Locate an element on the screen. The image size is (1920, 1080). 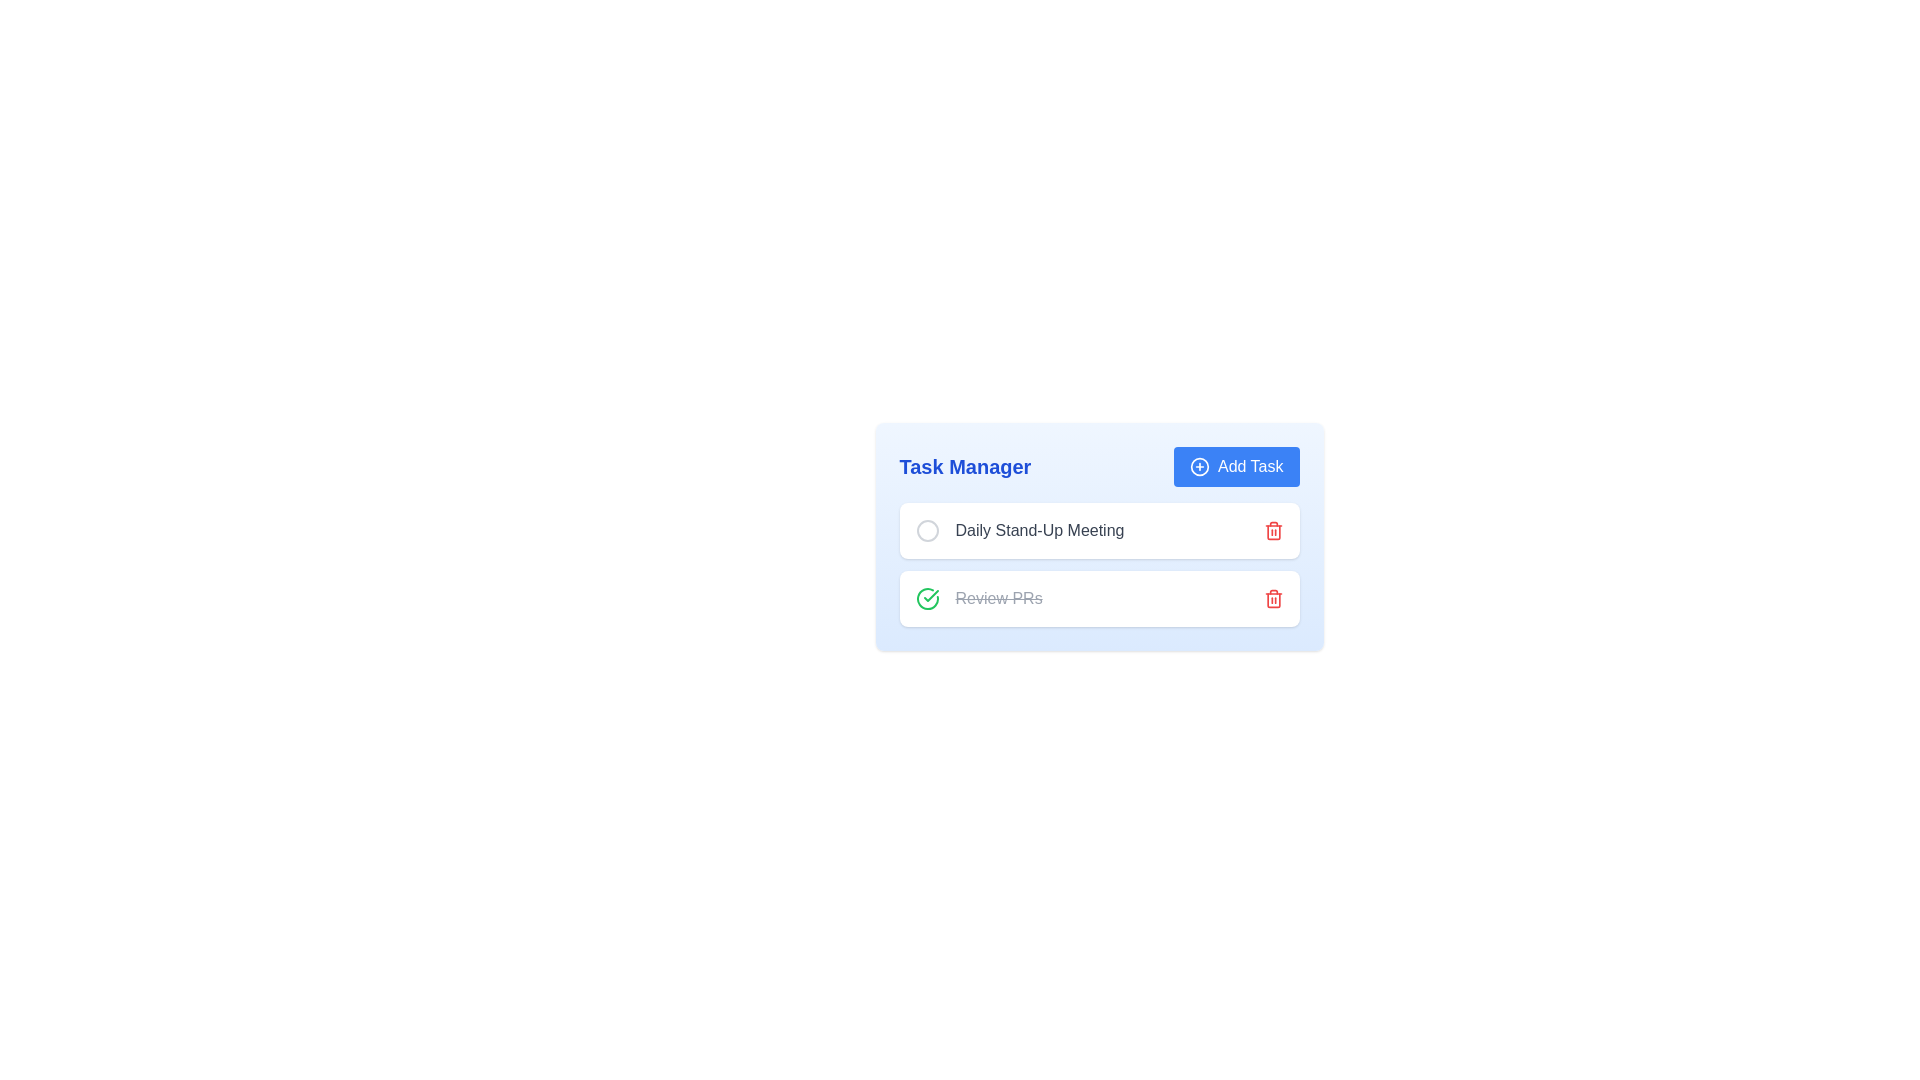
the static text label that indicates the title or description of the first task entry in the task management system, positioned to the right of a circular icon is located at coordinates (1040, 530).